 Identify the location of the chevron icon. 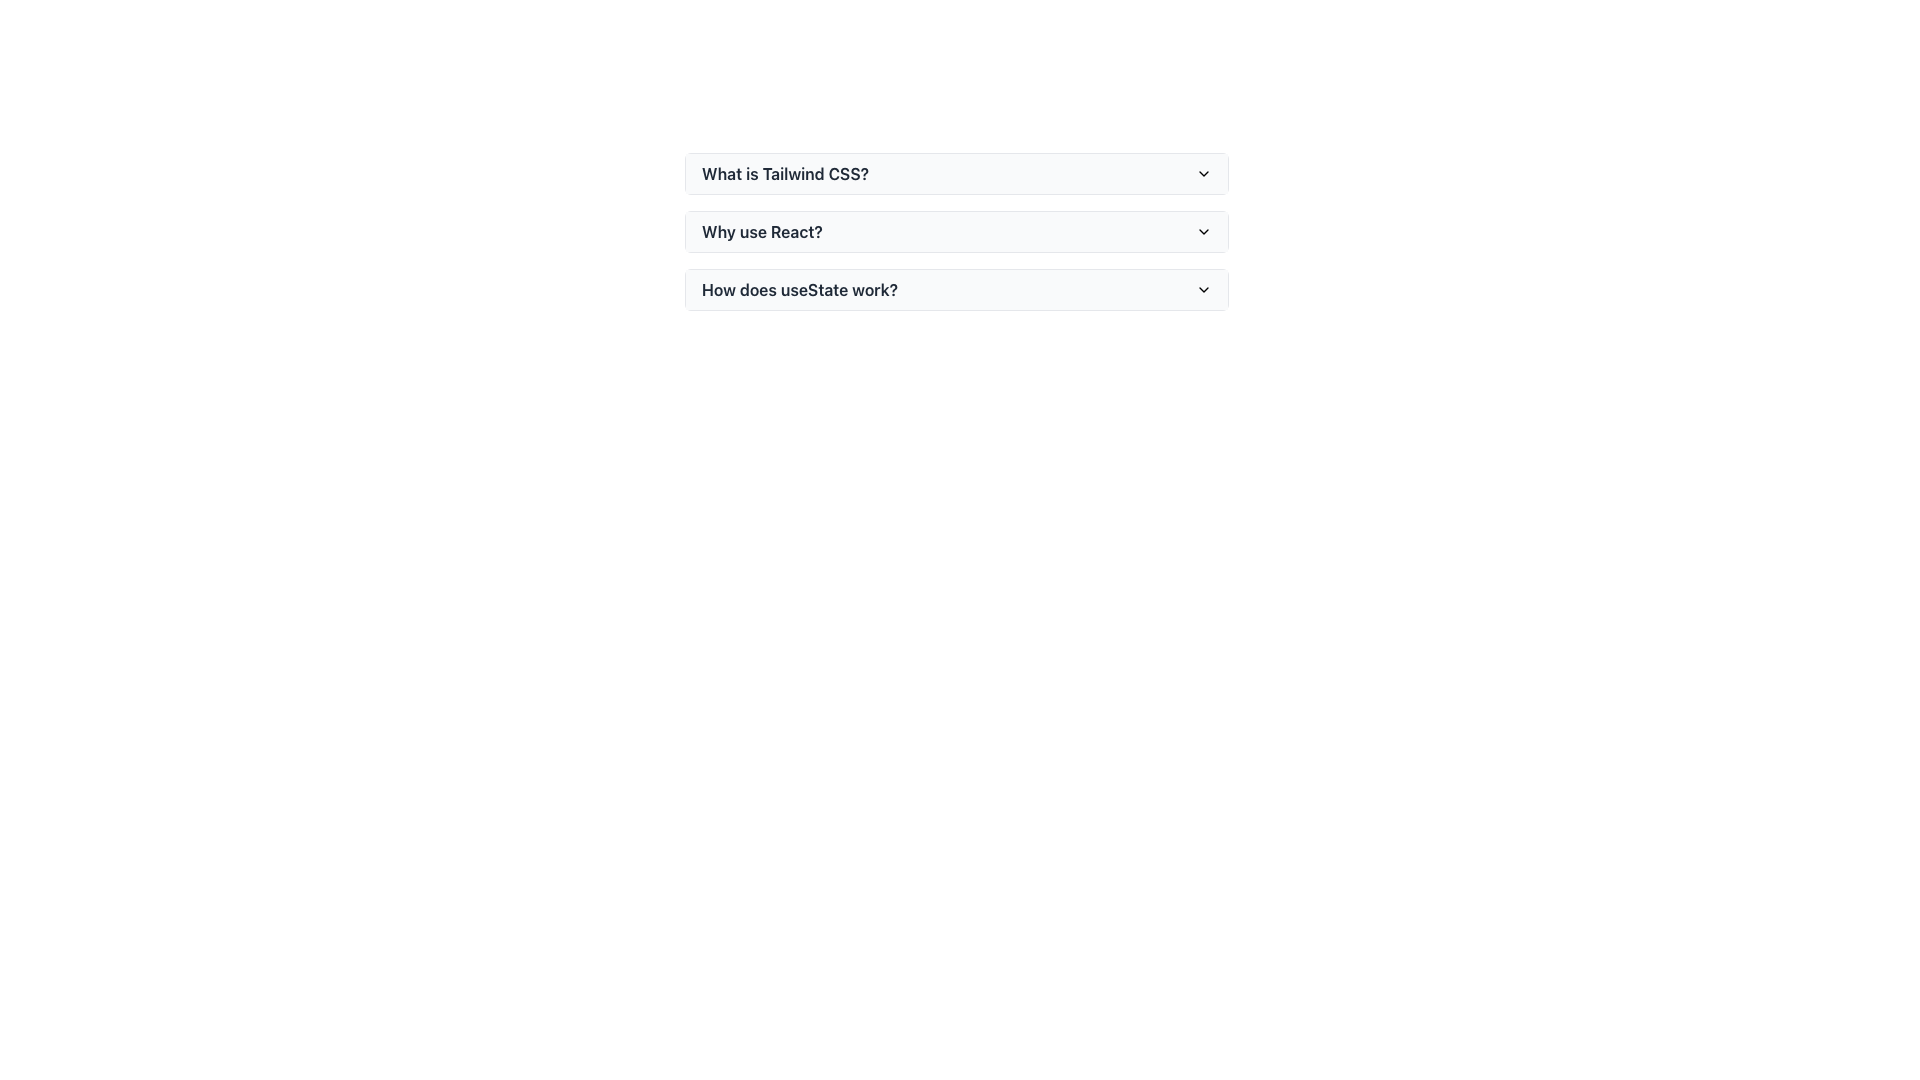
(1203, 289).